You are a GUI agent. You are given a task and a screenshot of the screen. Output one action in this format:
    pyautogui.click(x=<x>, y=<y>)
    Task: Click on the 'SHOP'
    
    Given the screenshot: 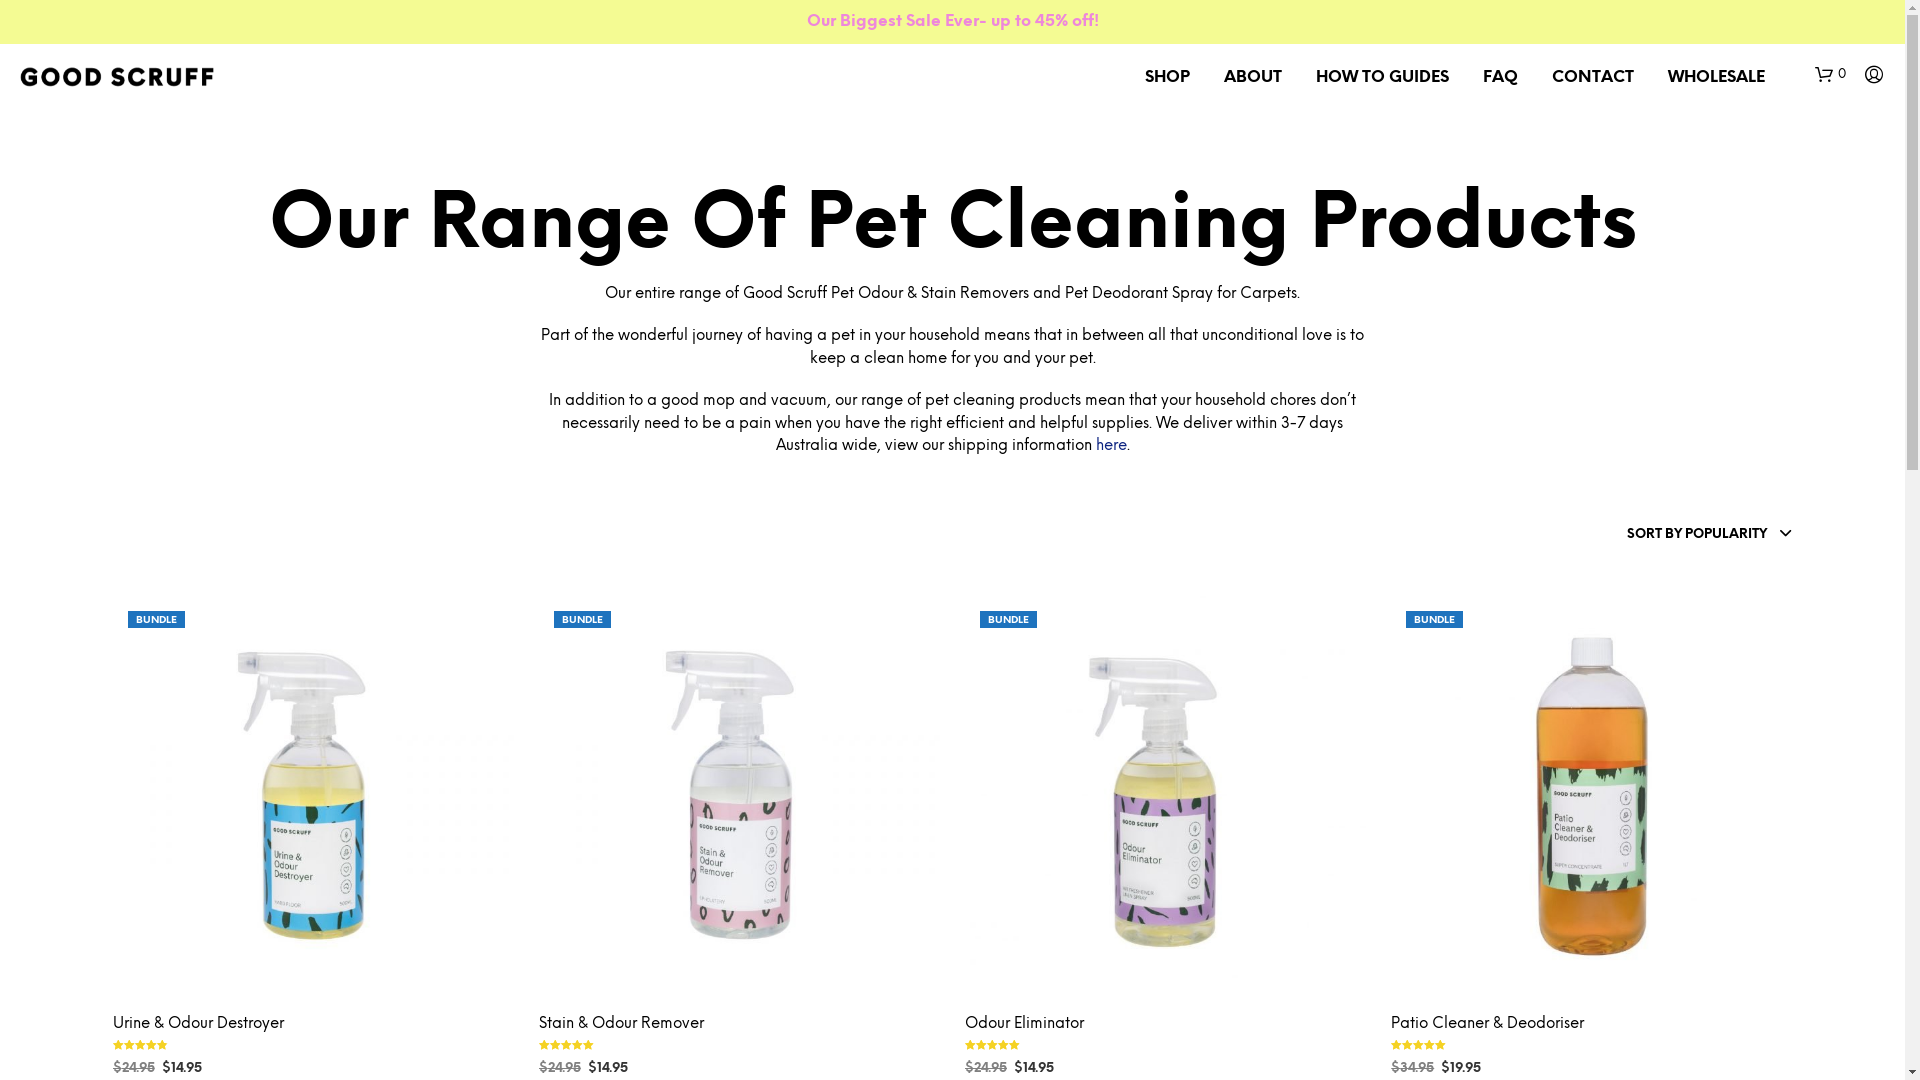 What is the action you would take?
    pyautogui.click(x=1167, y=76)
    